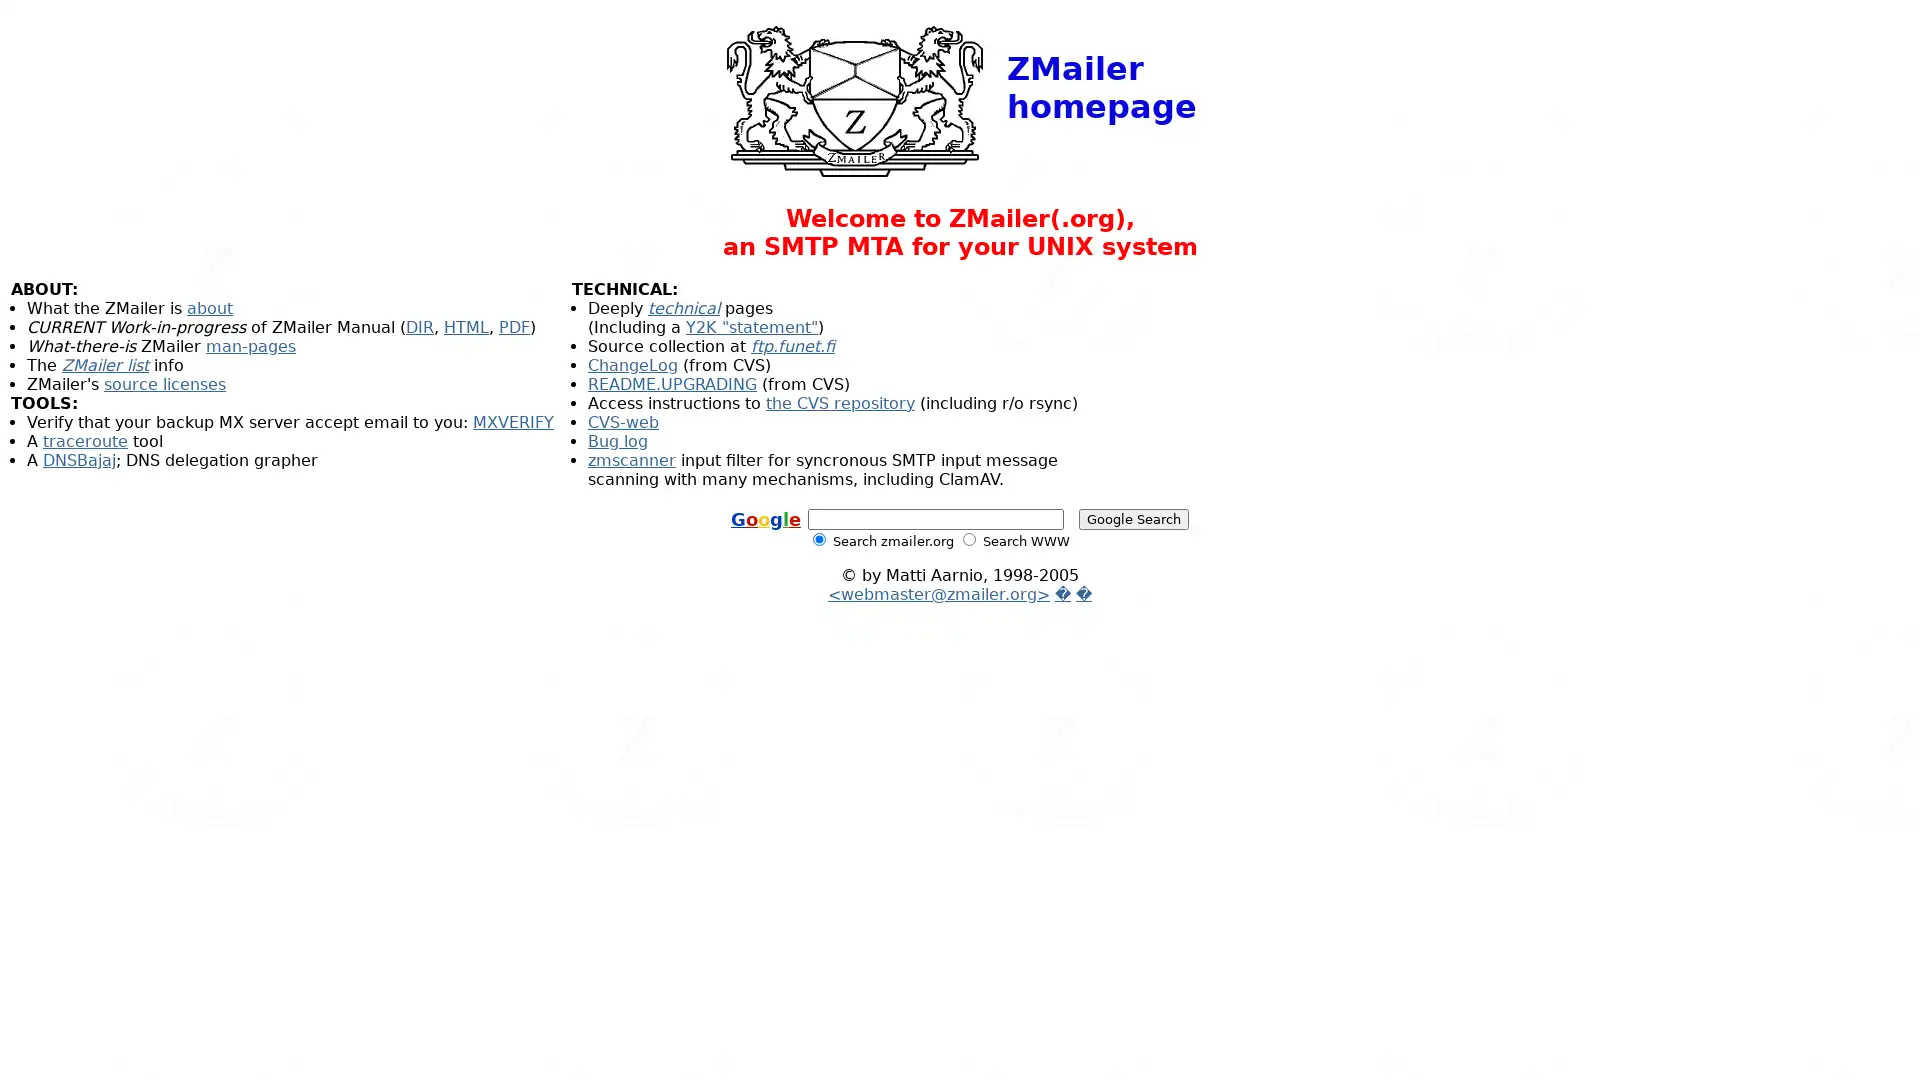  What do you see at coordinates (1133, 518) in the screenshot?
I see `Google Search` at bounding box center [1133, 518].